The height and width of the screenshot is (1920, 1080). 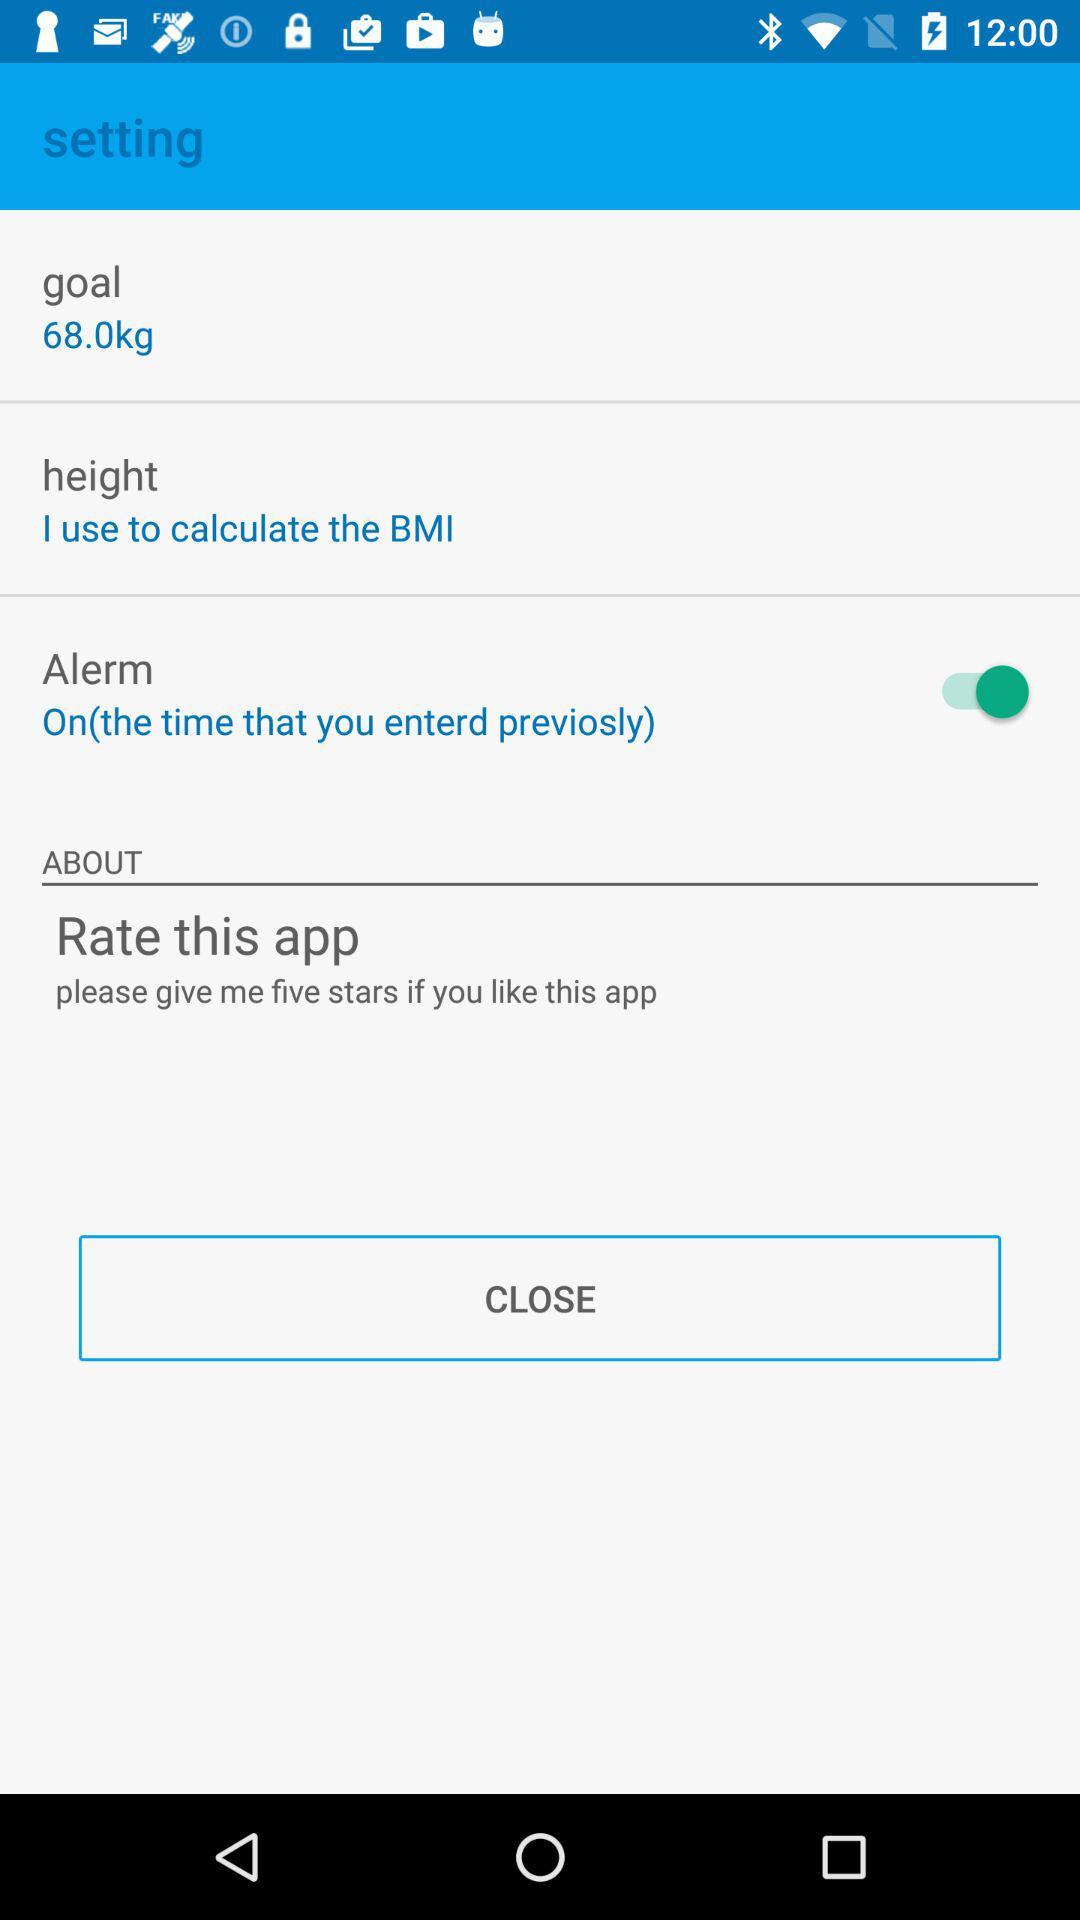 I want to click on icon above the i use to item, so click(x=100, y=473).